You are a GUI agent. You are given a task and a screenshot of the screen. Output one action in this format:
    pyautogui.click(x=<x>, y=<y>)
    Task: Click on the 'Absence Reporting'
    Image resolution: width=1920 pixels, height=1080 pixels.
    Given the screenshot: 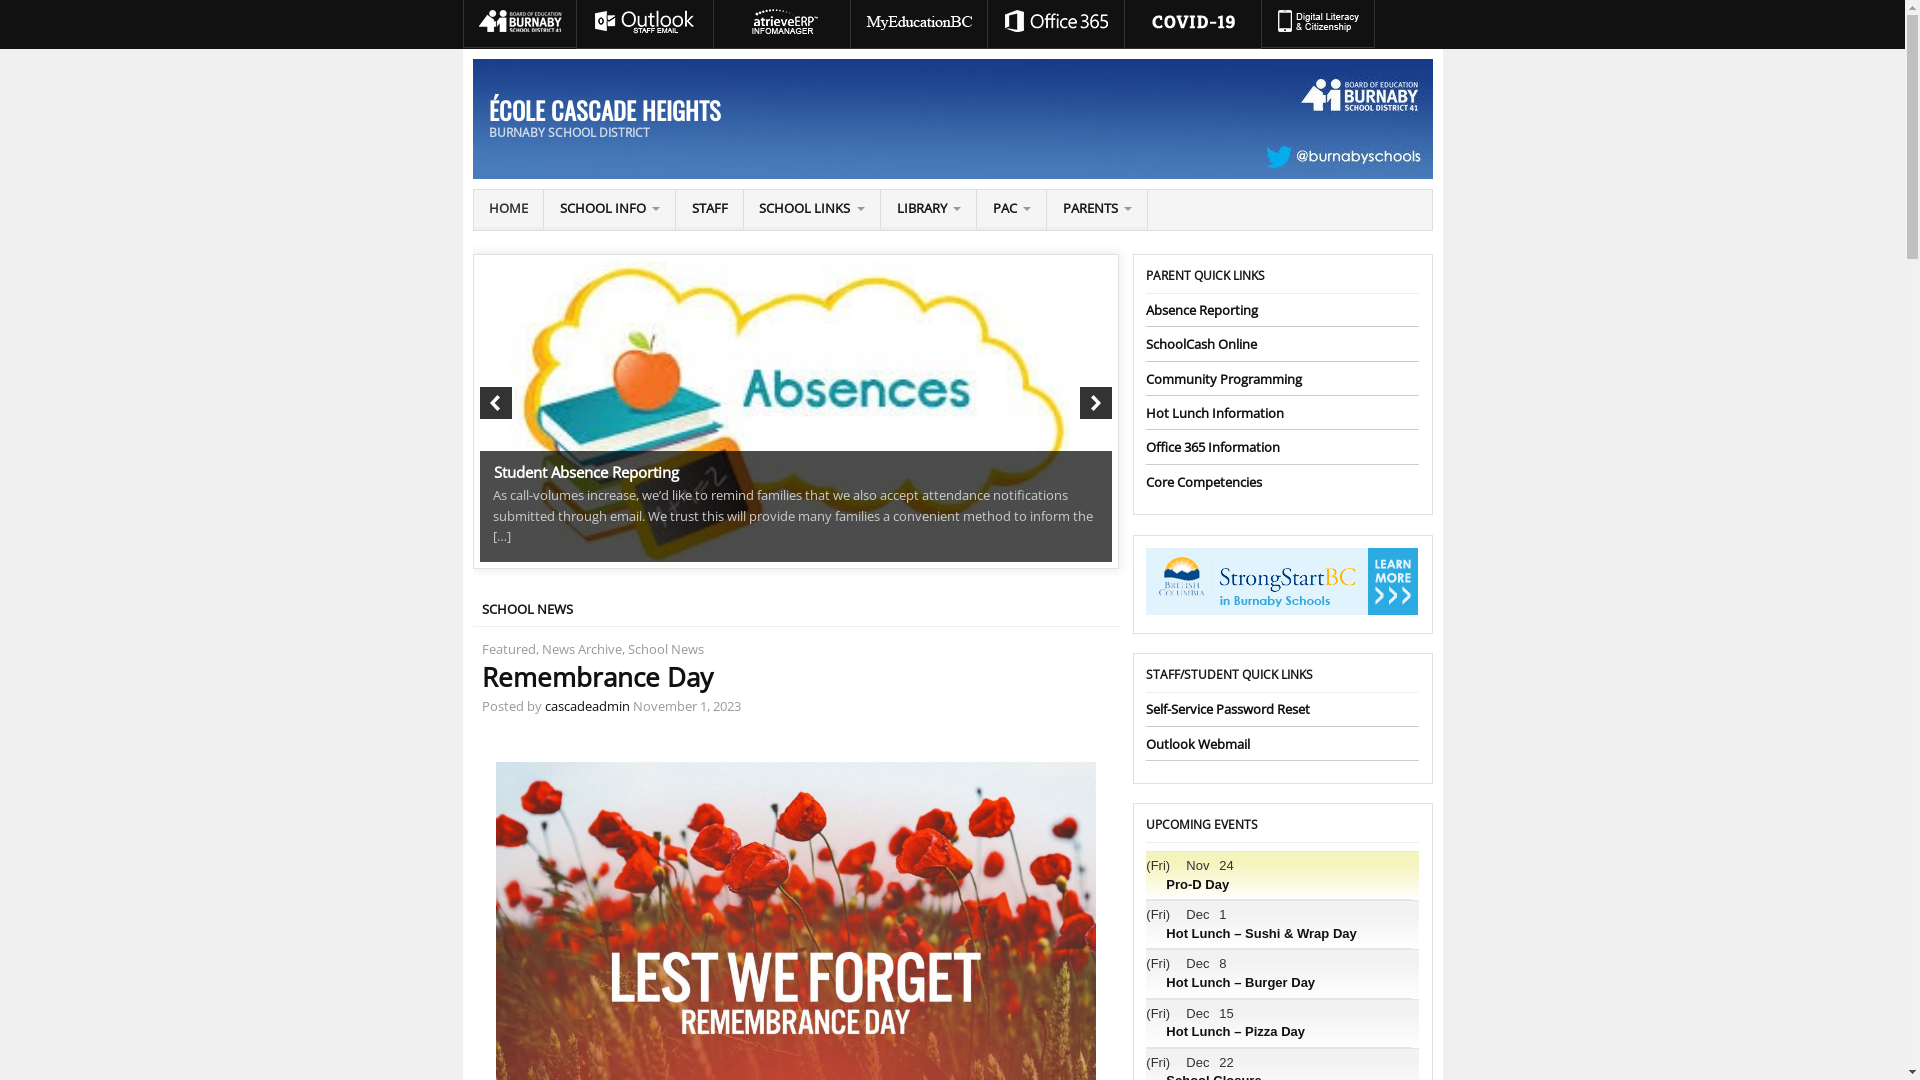 What is the action you would take?
    pyautogui.click(x=1200, y=309)
    